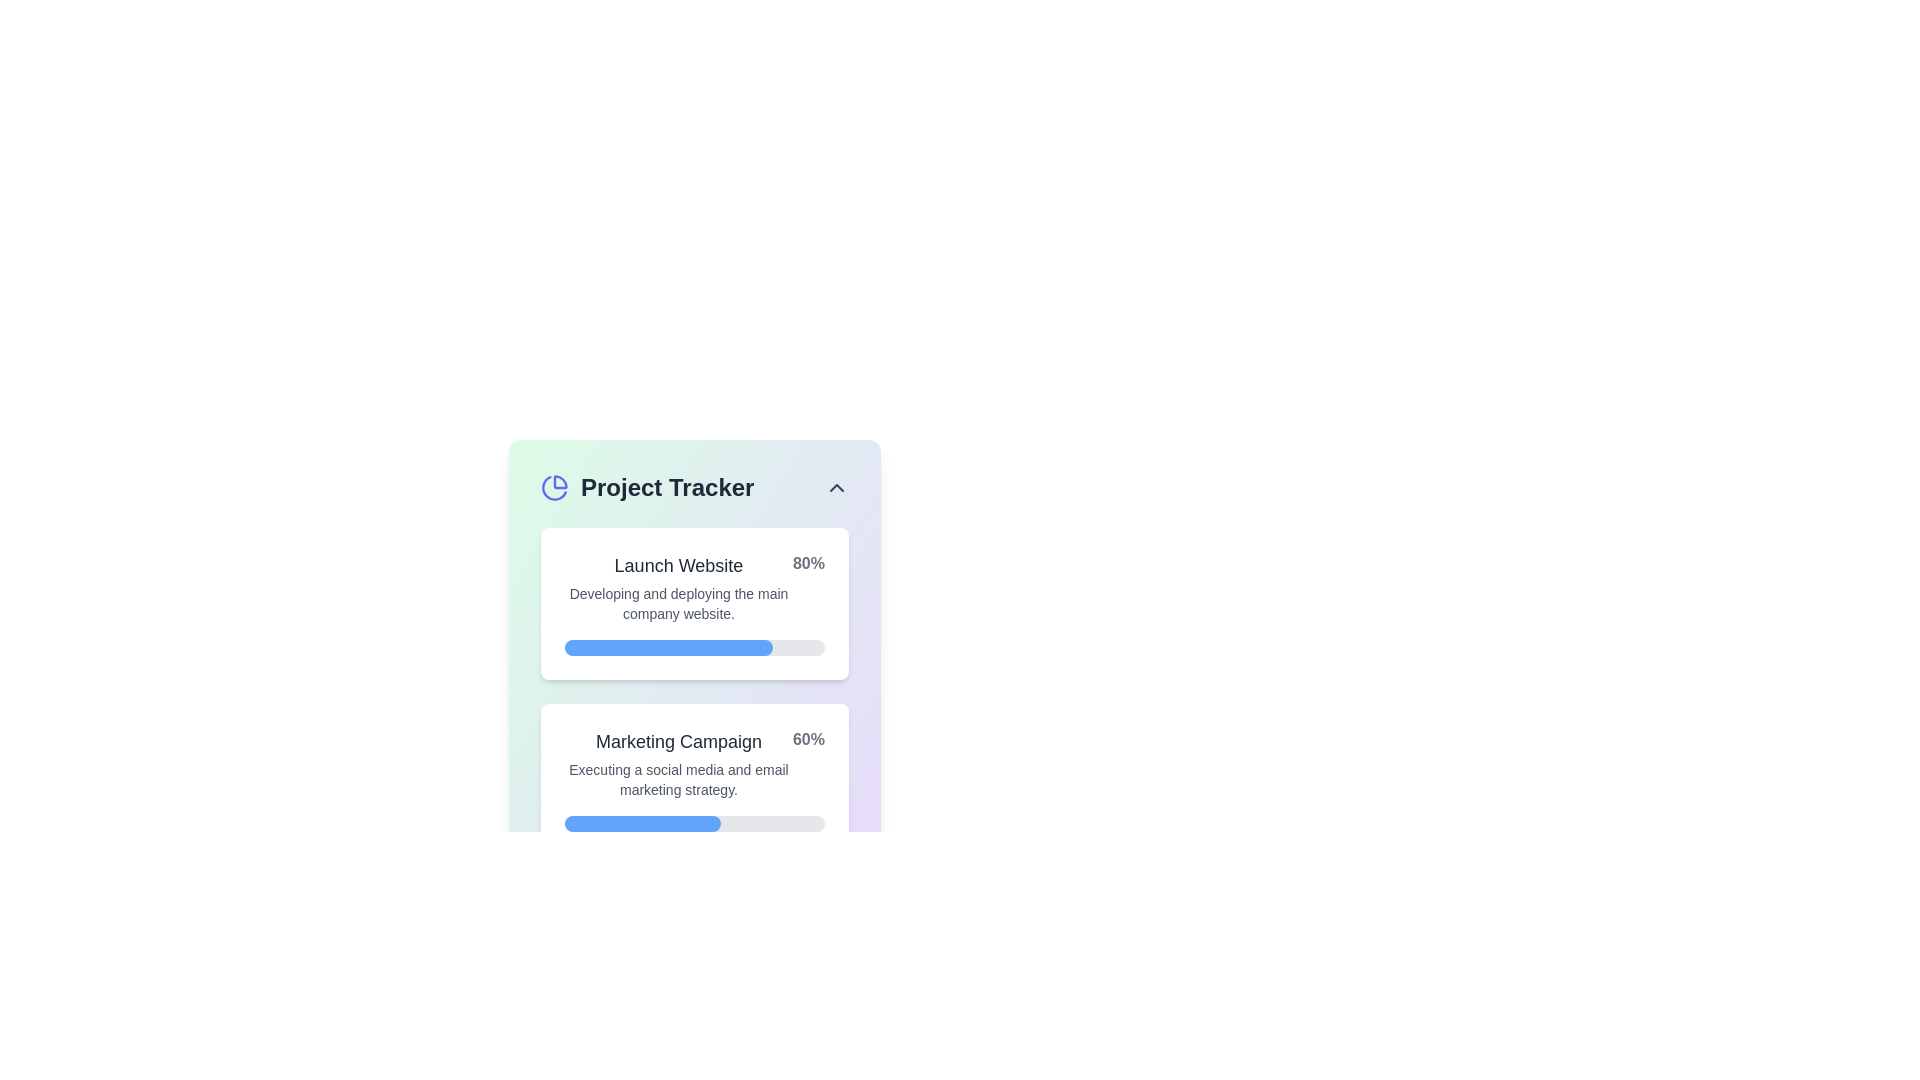 Image resolution: width=1920 pixels, height=1080 pixels. What do you see at coordinates (668, 648) in the screenshot?
I see `the progress bar segment that visually represents the task 'Launch Website', located within the gray progress bar track under the 'Project Tracker' heading` at bounding box center [668, 648].